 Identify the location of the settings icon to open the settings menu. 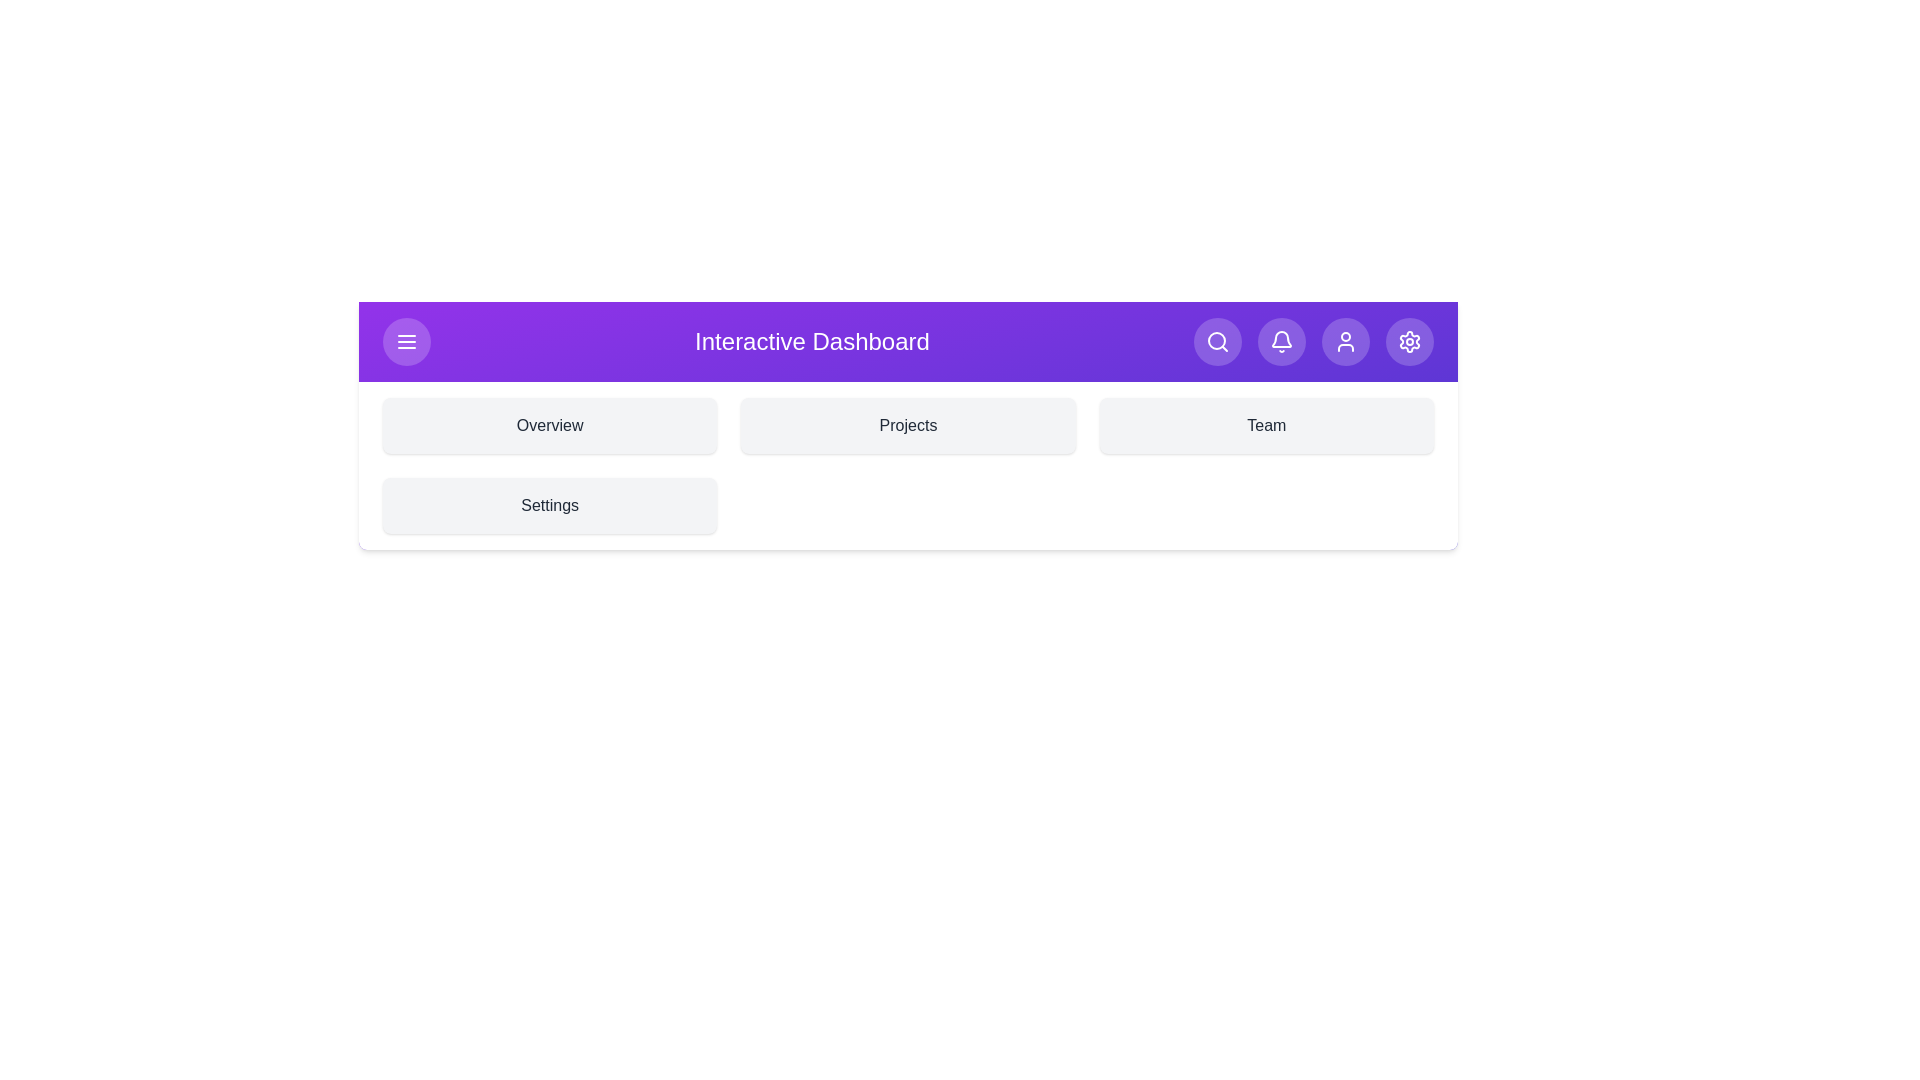
(1409, 341).